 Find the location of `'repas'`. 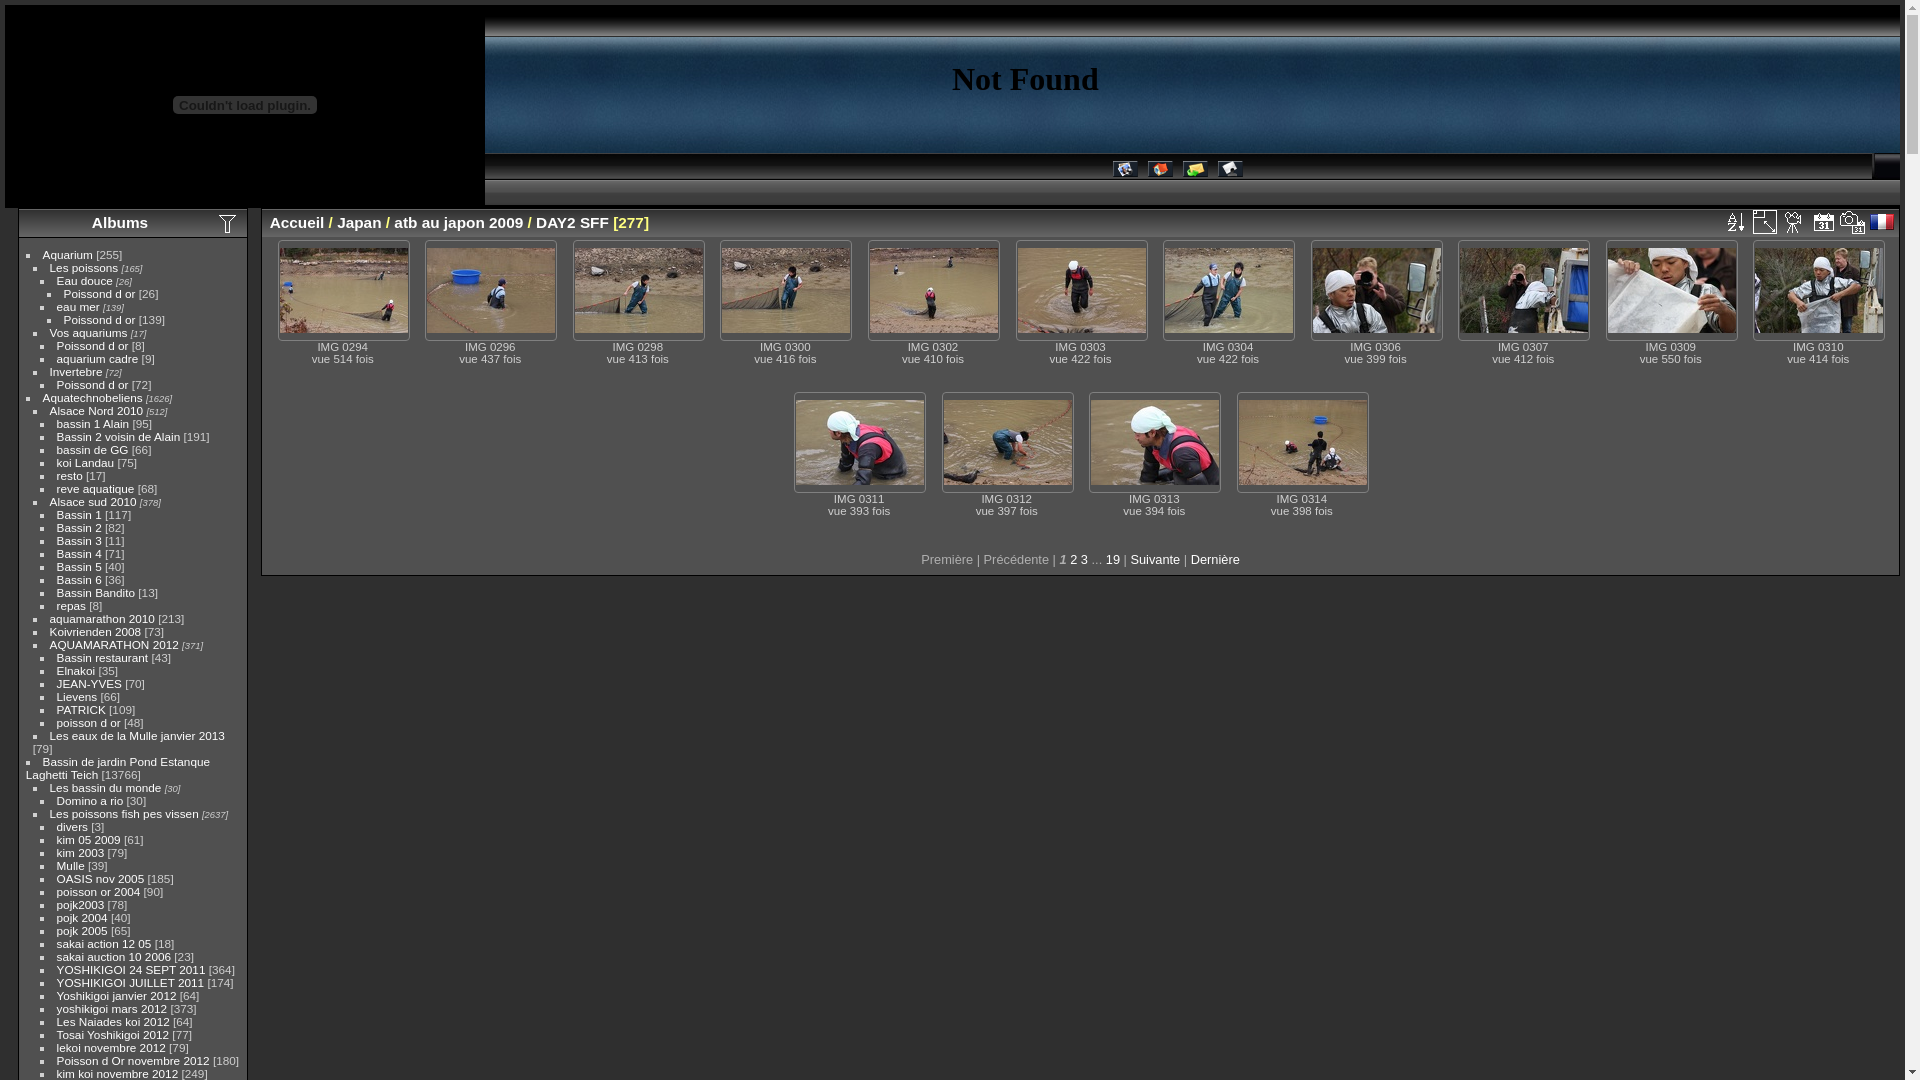

'repas' is located at coordinates (57, 604).